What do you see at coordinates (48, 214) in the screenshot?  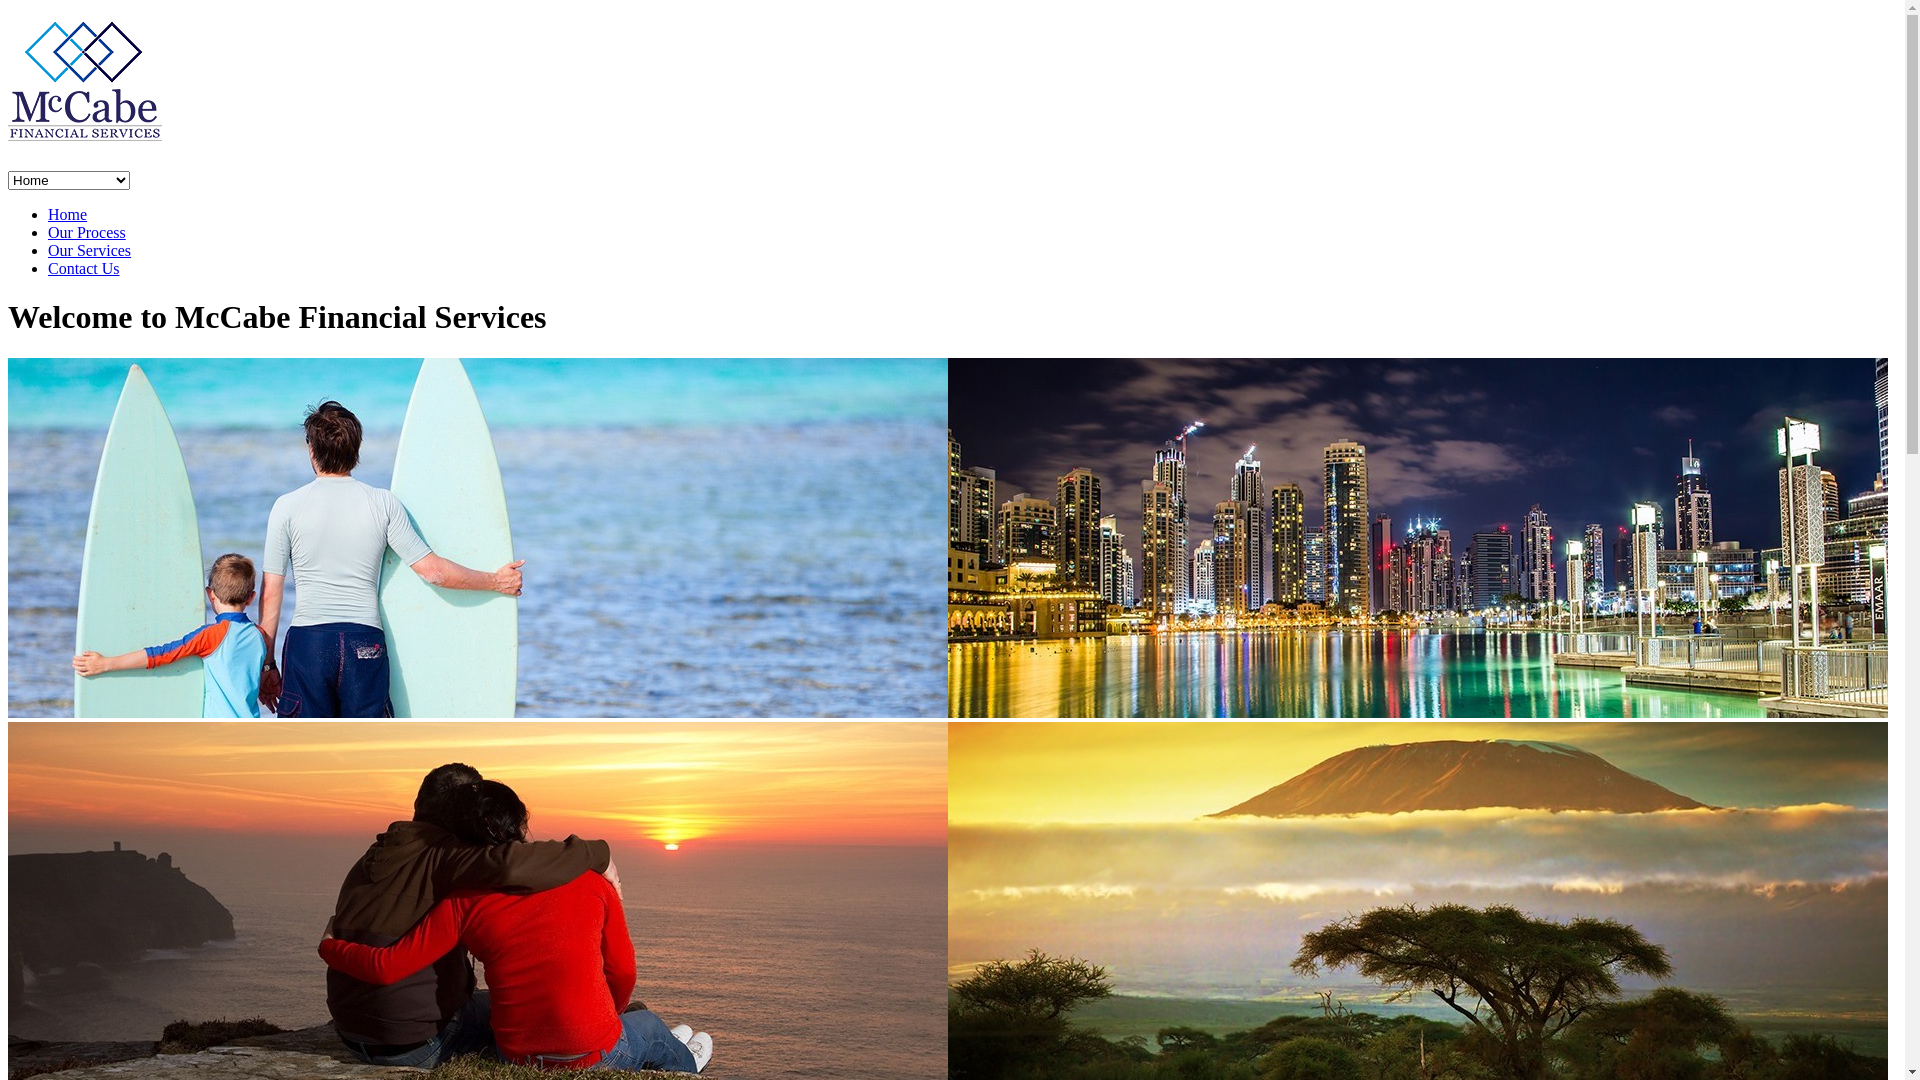 I see `'Home'` at bounding box center [48, 214].